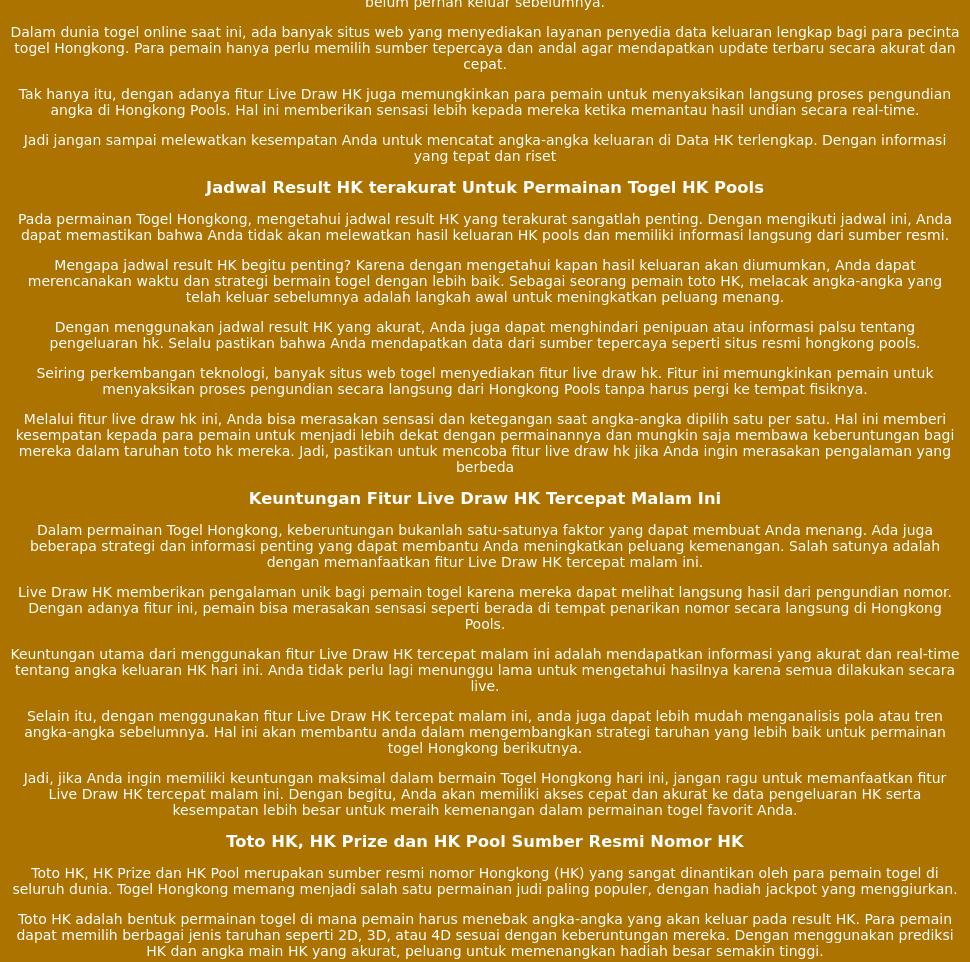 The height and width of the screenshot is (962, 970). Describe the element at coordinates (483, 280) in the screenshot. I see `'Mengapa jadwal result HK begitu penting? Karena dengan mengetahui kapan hasil keluaran akan diumumkan, Anda dapat merencanakan waktu dan strategi bermain togel dengan lebih baik. Sebagai seorang pemain toto HK, melacak angka-angka yang telah keluar sebelumnya adalah langkah awal untuk meningkatkan peluang menang.'` at that location.